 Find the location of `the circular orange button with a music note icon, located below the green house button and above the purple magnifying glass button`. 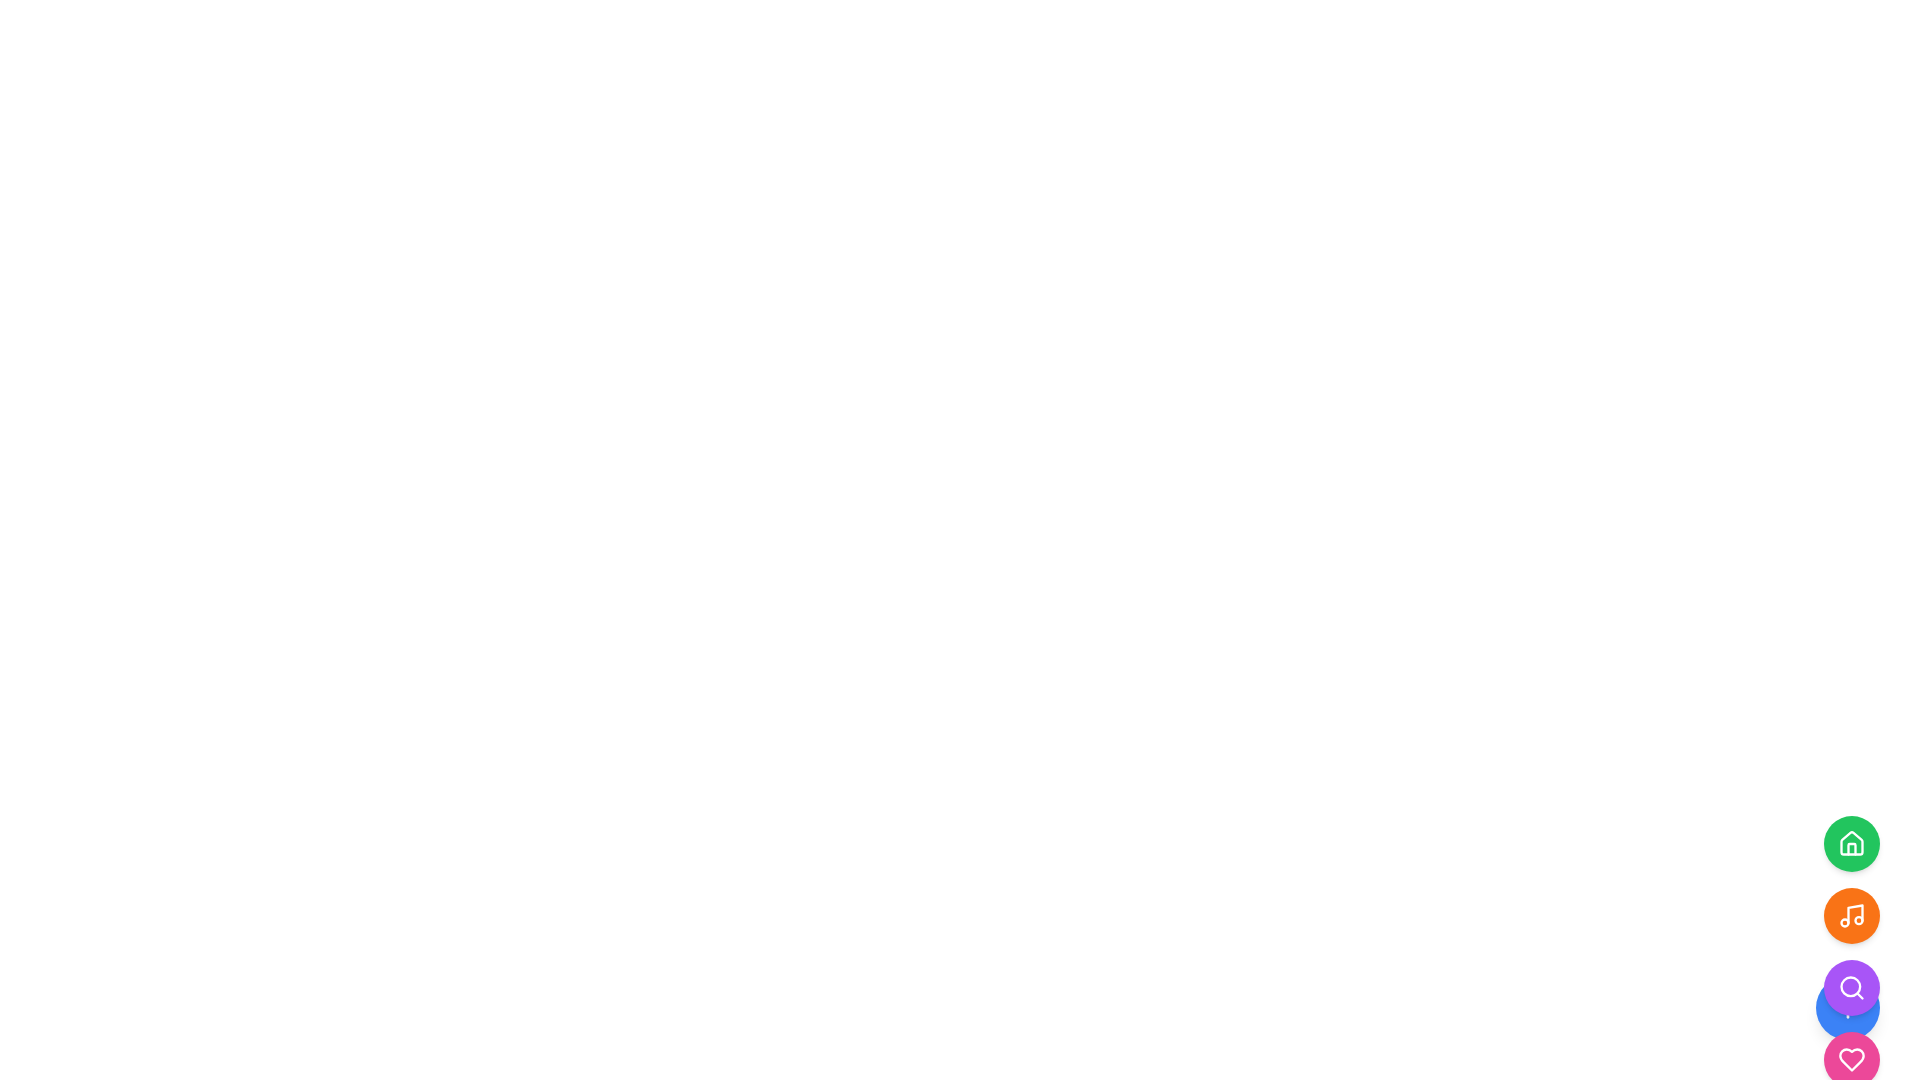

the circular orange button with a music note icon, located below the green house button and above the purple magnifying glass button is located at coordinates (1851, 915).